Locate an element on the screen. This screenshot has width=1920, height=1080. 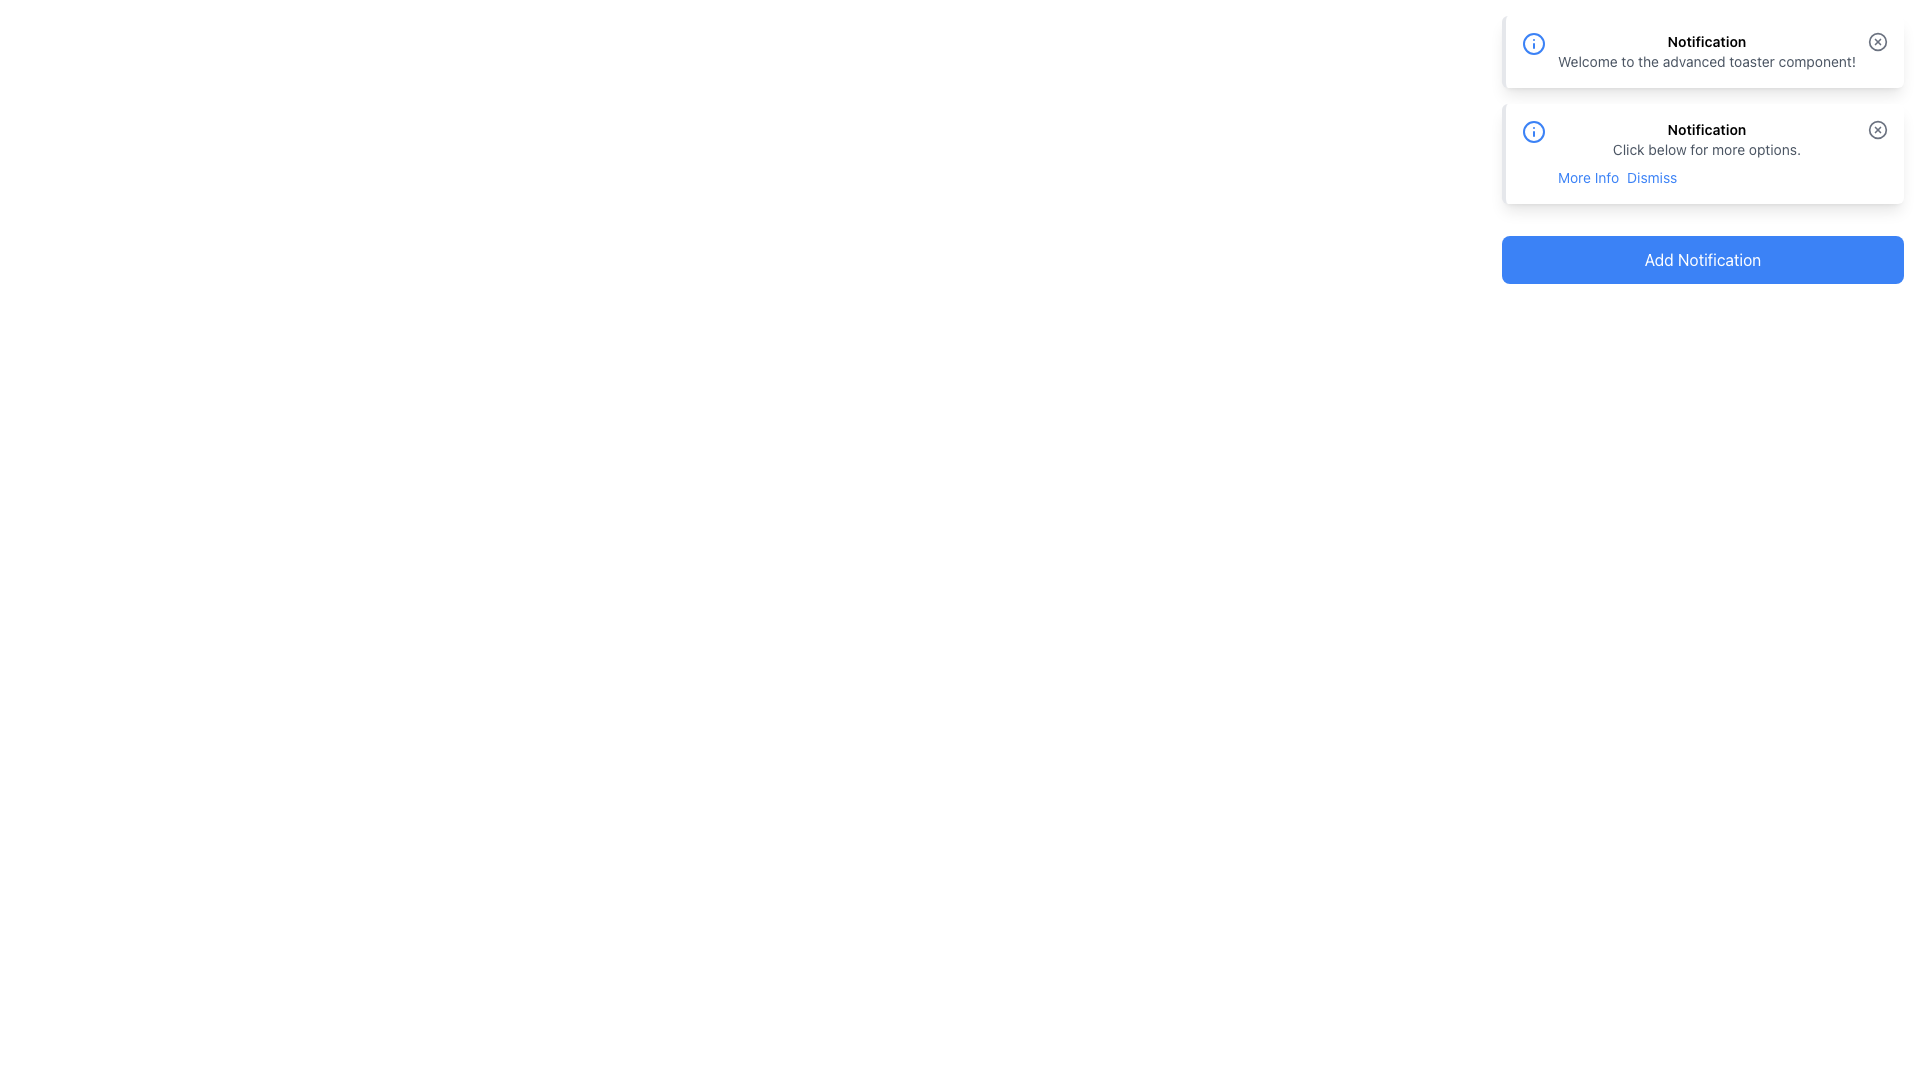
the decorative circle located in the top-right corner of the notification box within the SVG graphic is located at coordinates (1876, 42).